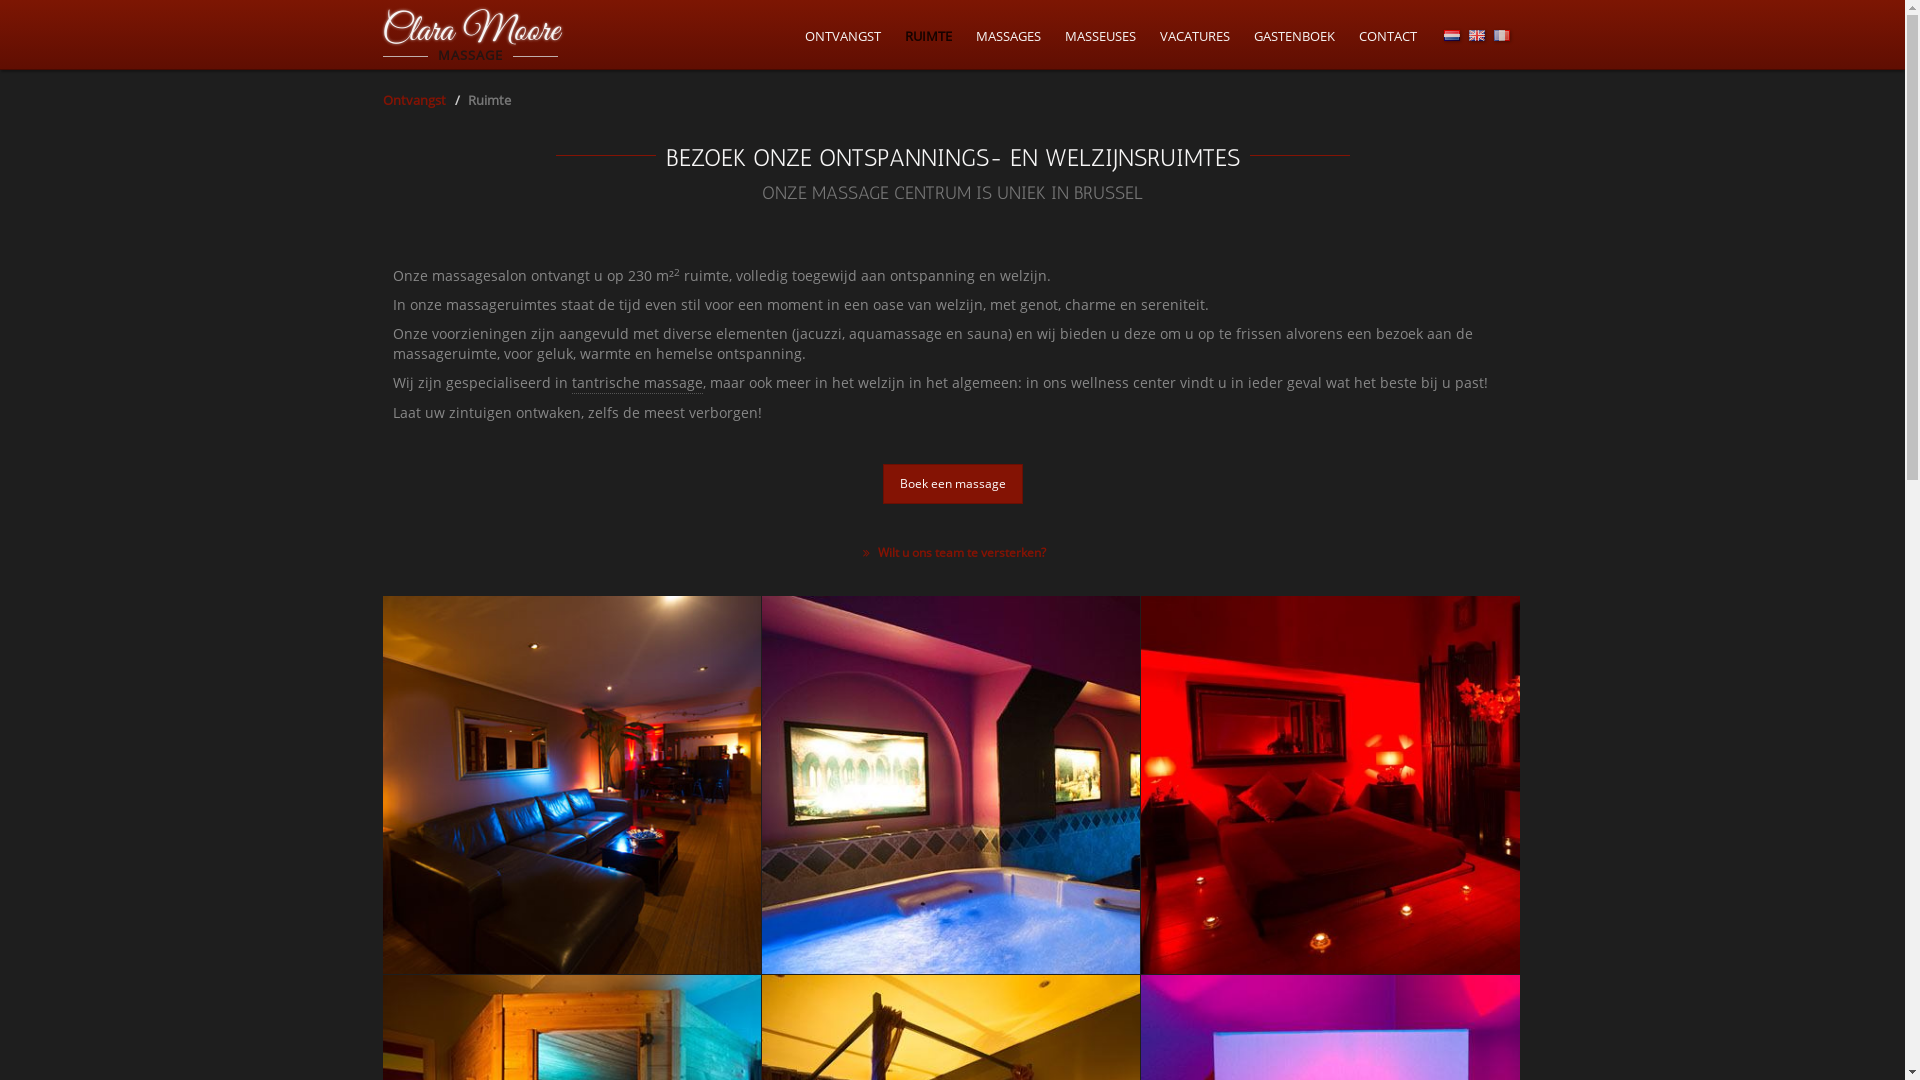  Describe the element at coordinates (926, 36) in the screenshot. I see `'RUIMTE'` at that location.